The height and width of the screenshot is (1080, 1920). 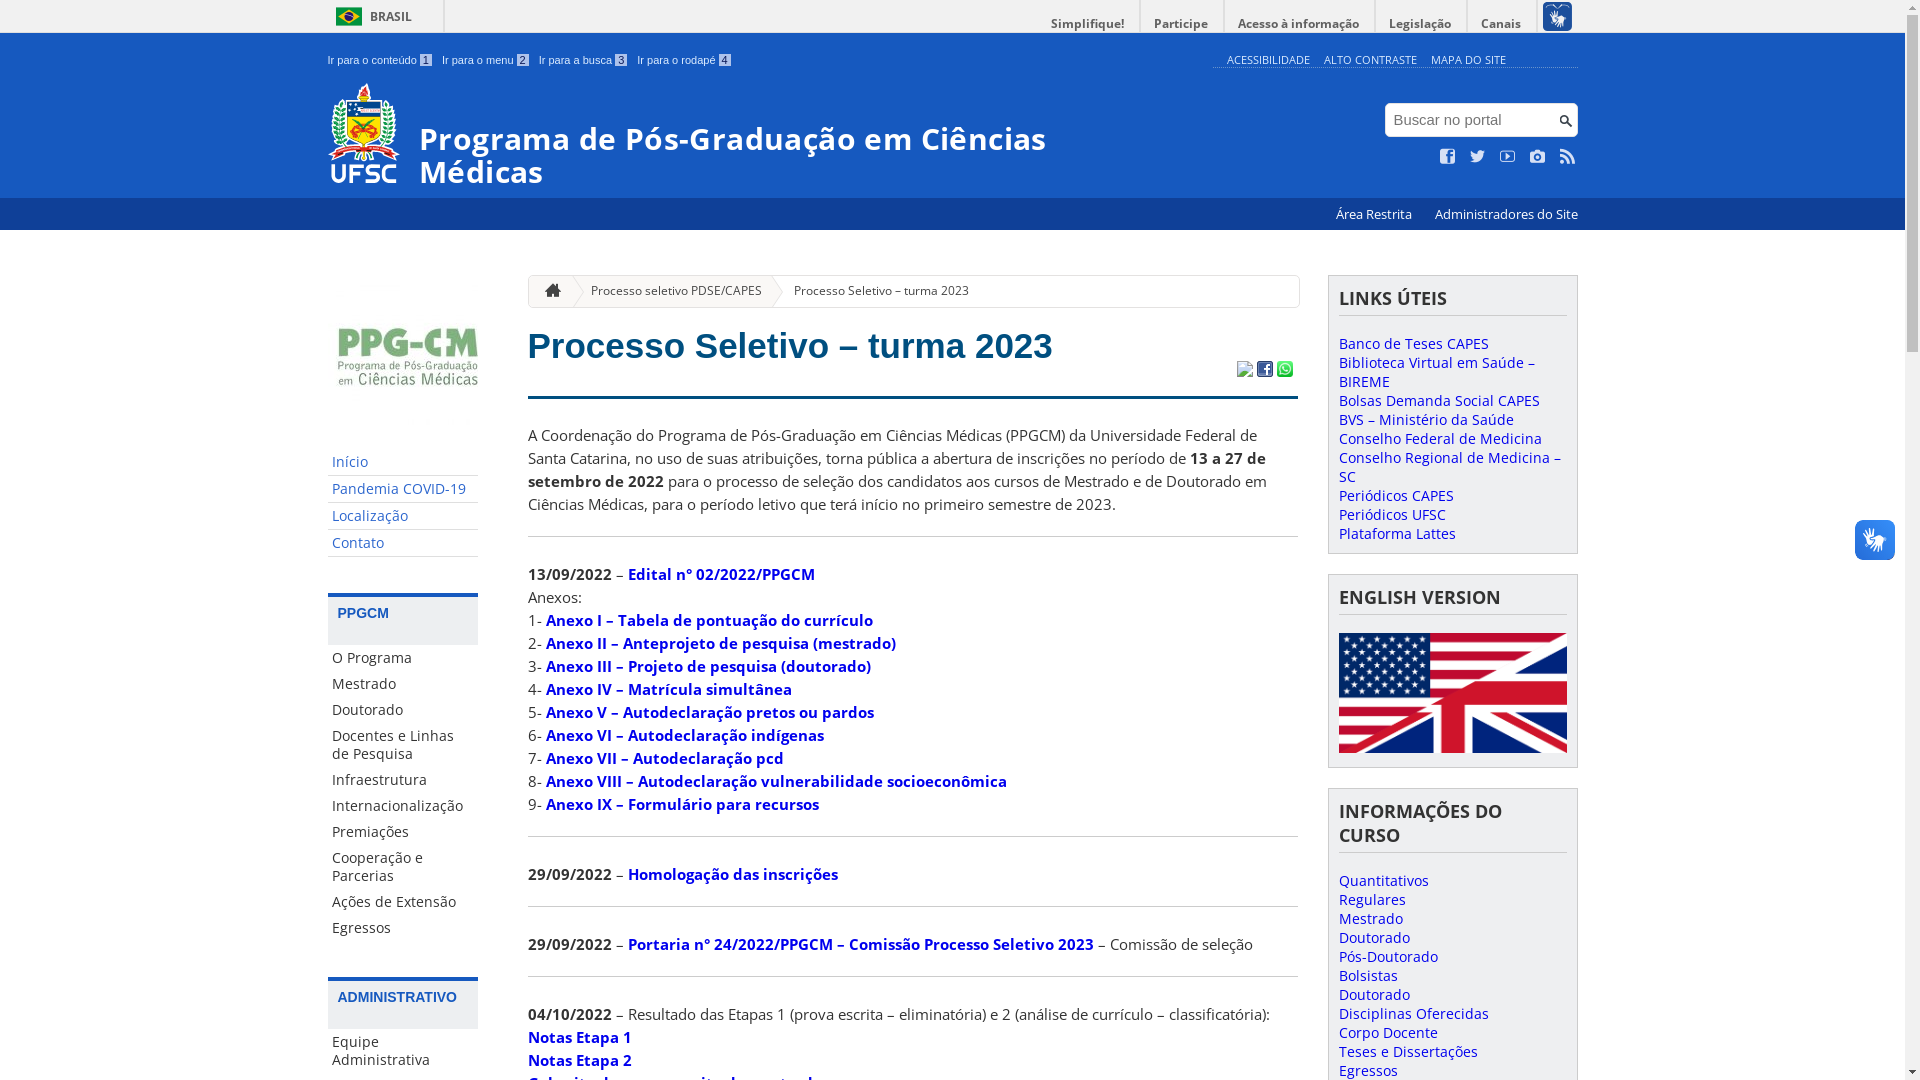 I want to click on 'Regulares', so click(x=1370, y=898).